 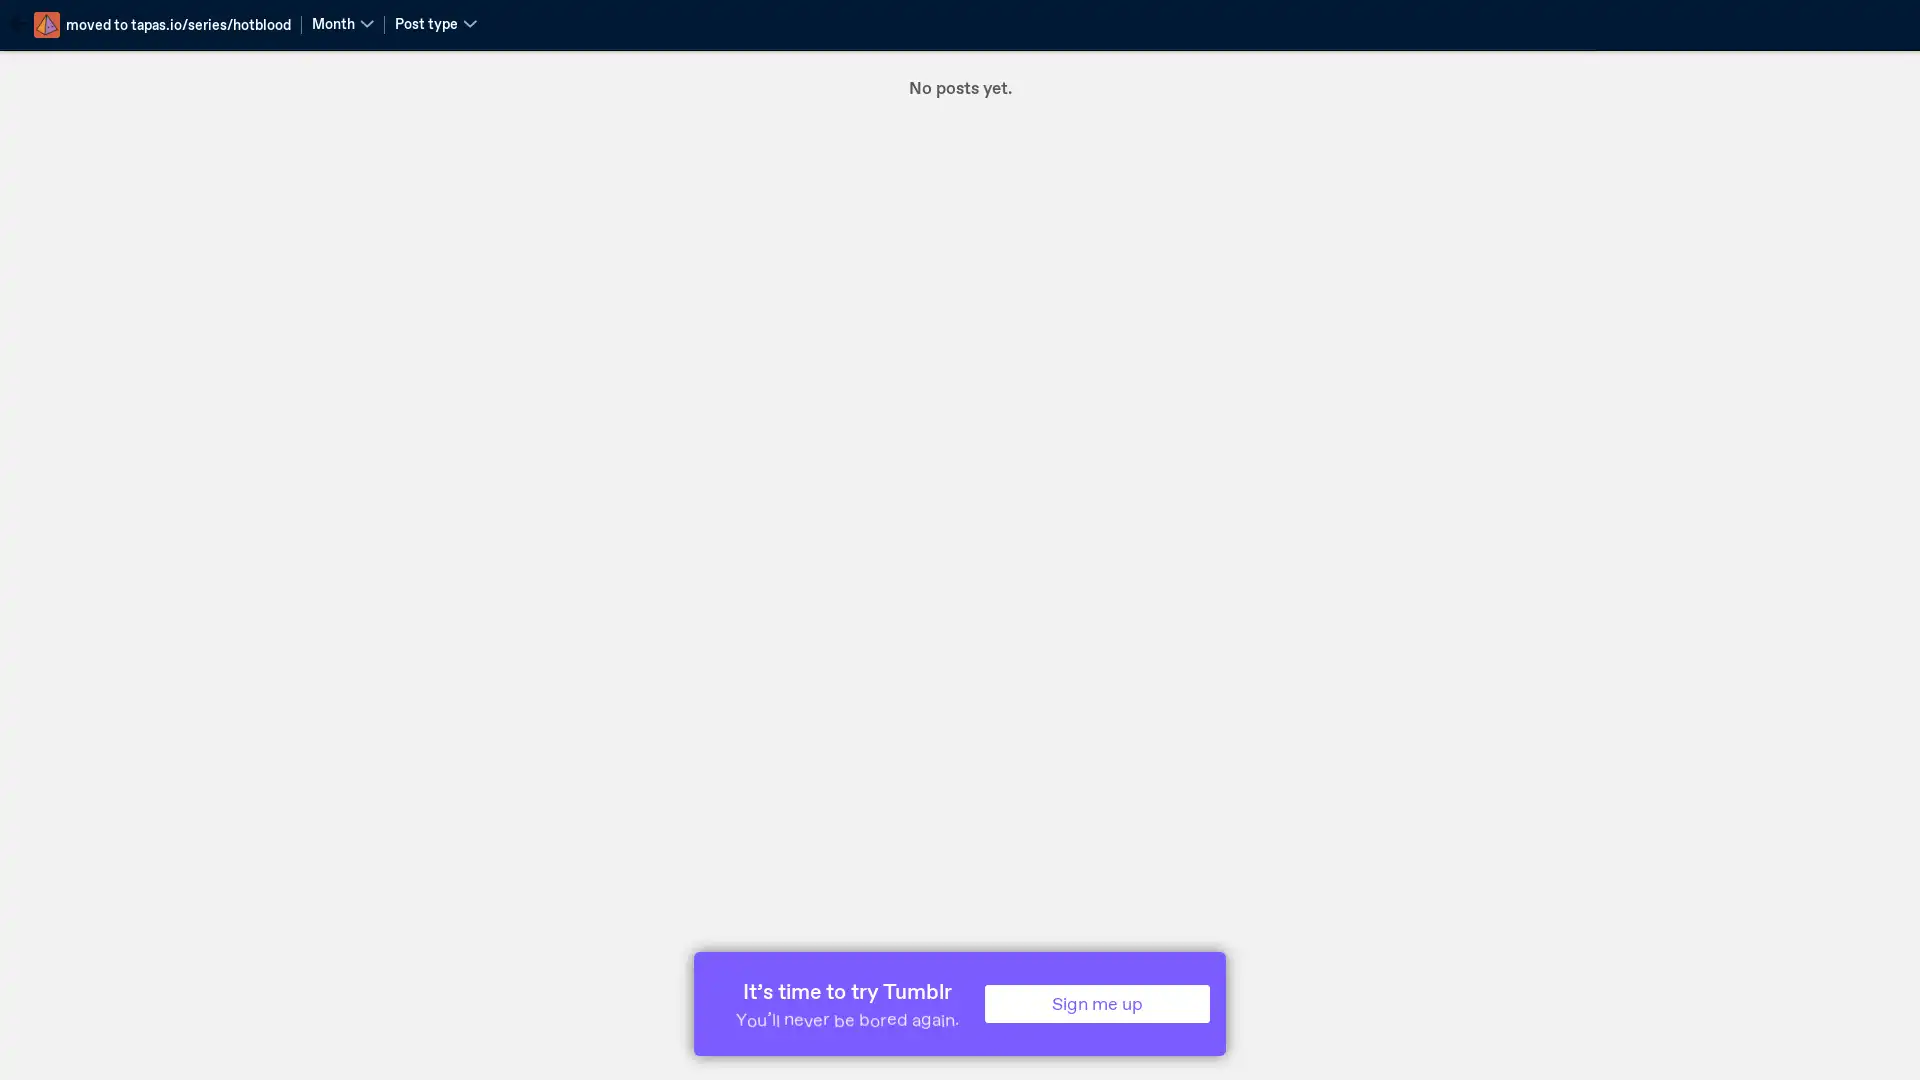 I want to click on Scroll to top, so click(x=1880, y=1057).